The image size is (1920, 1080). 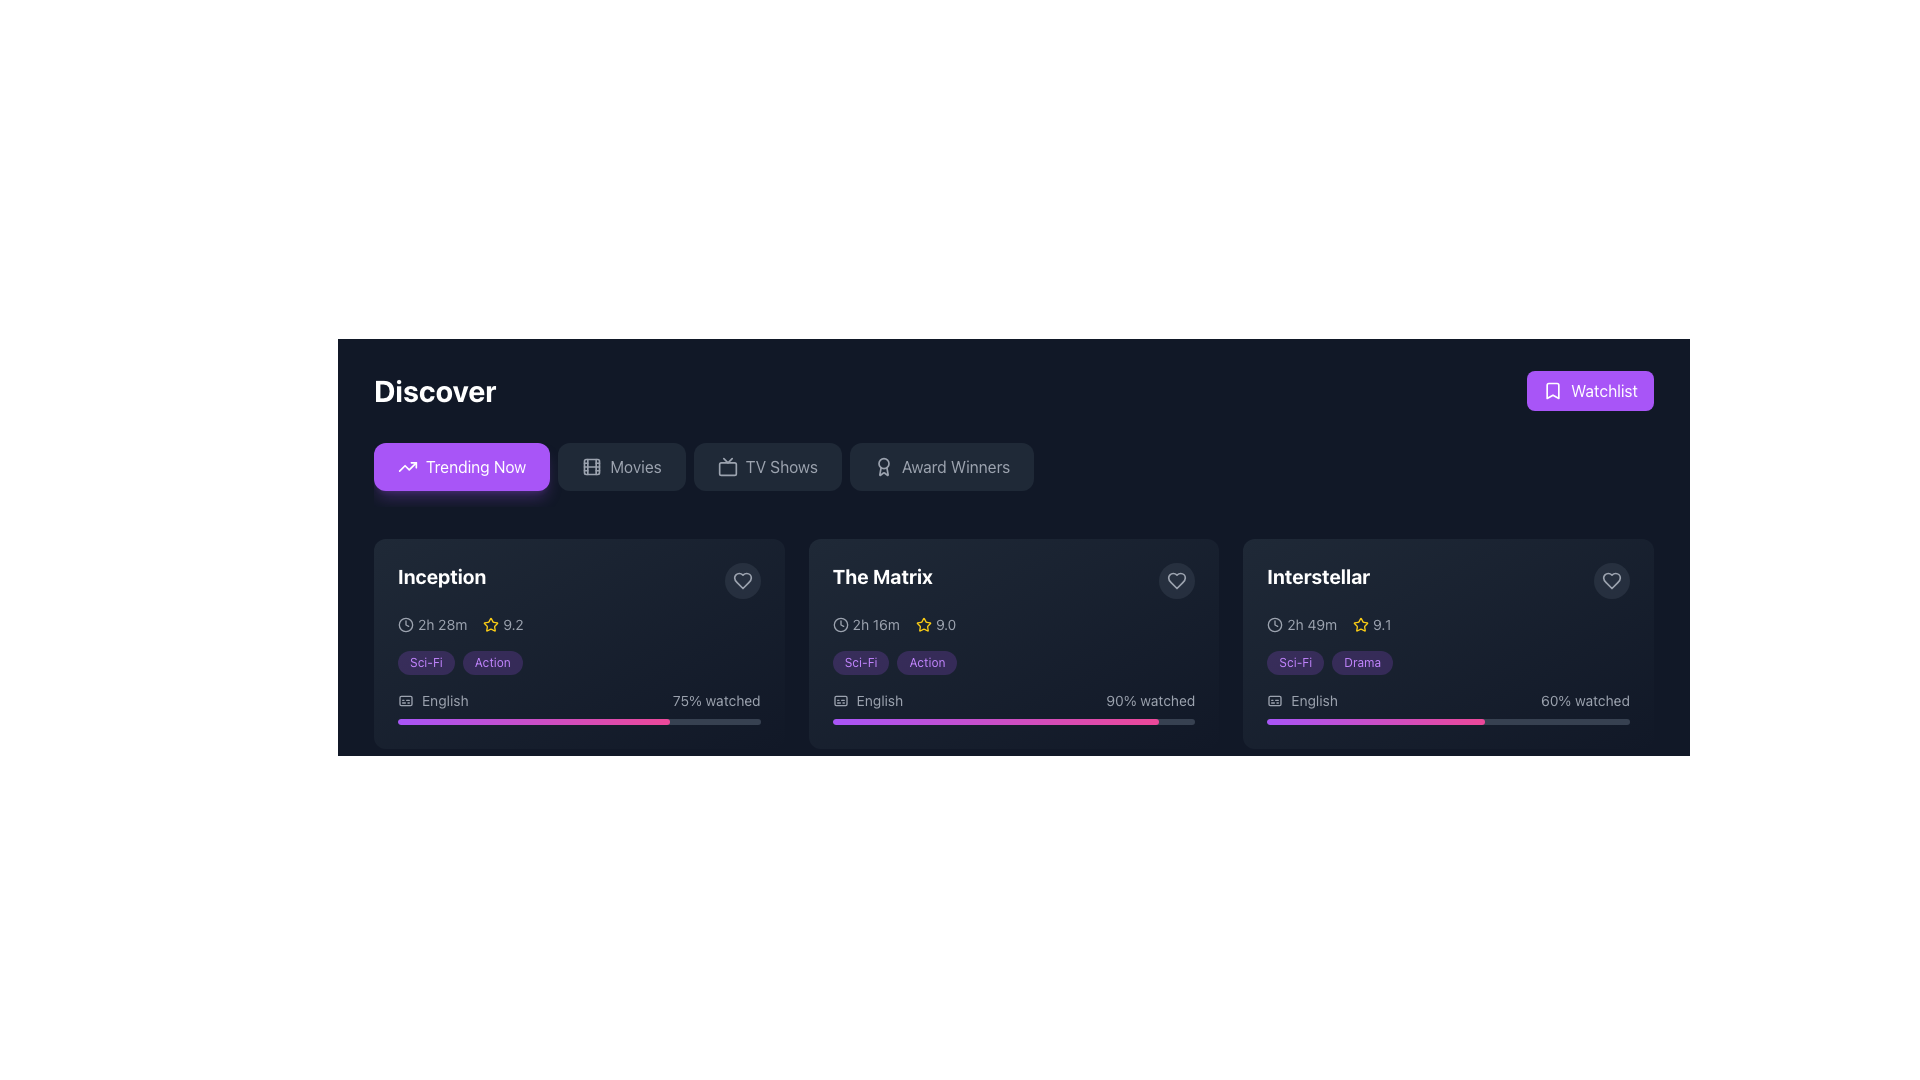 I want to click on watched progress, so click(x=1401, y=721).